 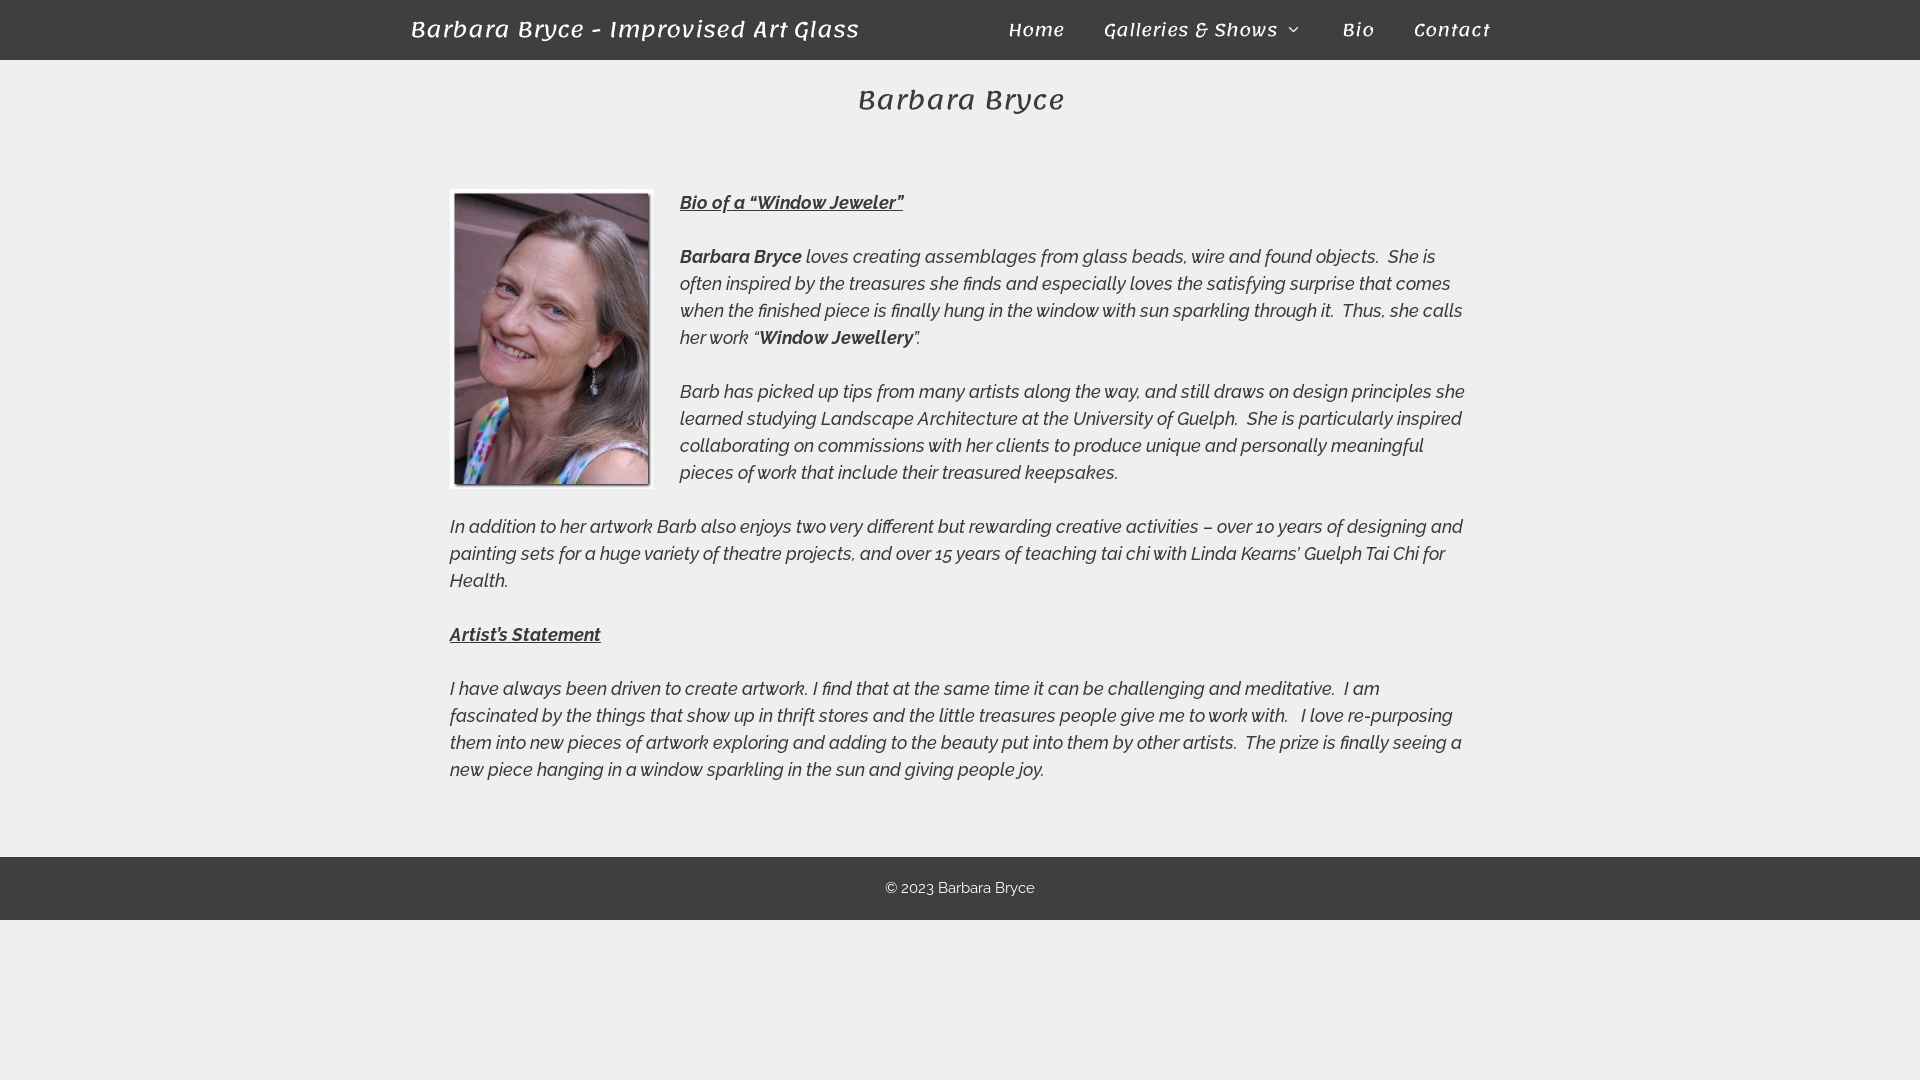 I want to click on 'Barbara Bryce - Improvised Art Glass', so click(x=633, y=30).